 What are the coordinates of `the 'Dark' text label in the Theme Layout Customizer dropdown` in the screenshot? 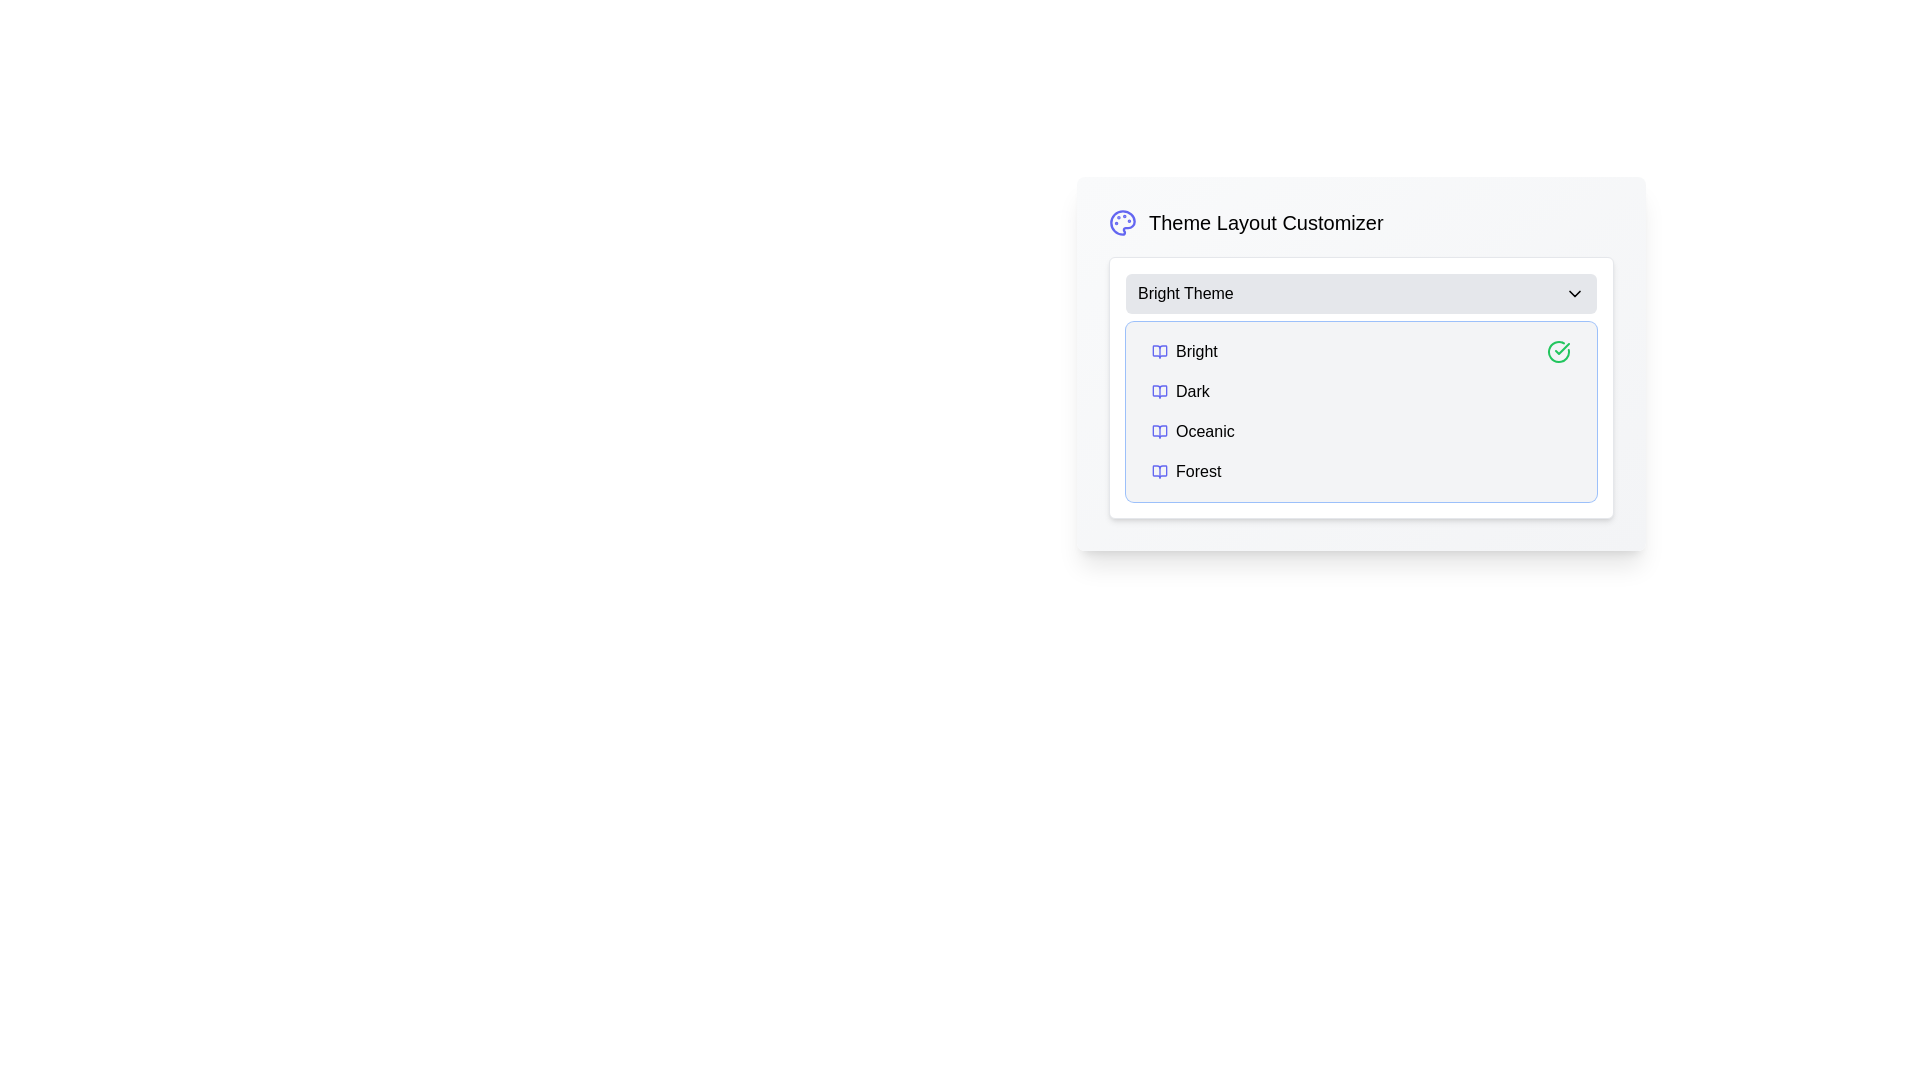 It's located at (1192, 392).